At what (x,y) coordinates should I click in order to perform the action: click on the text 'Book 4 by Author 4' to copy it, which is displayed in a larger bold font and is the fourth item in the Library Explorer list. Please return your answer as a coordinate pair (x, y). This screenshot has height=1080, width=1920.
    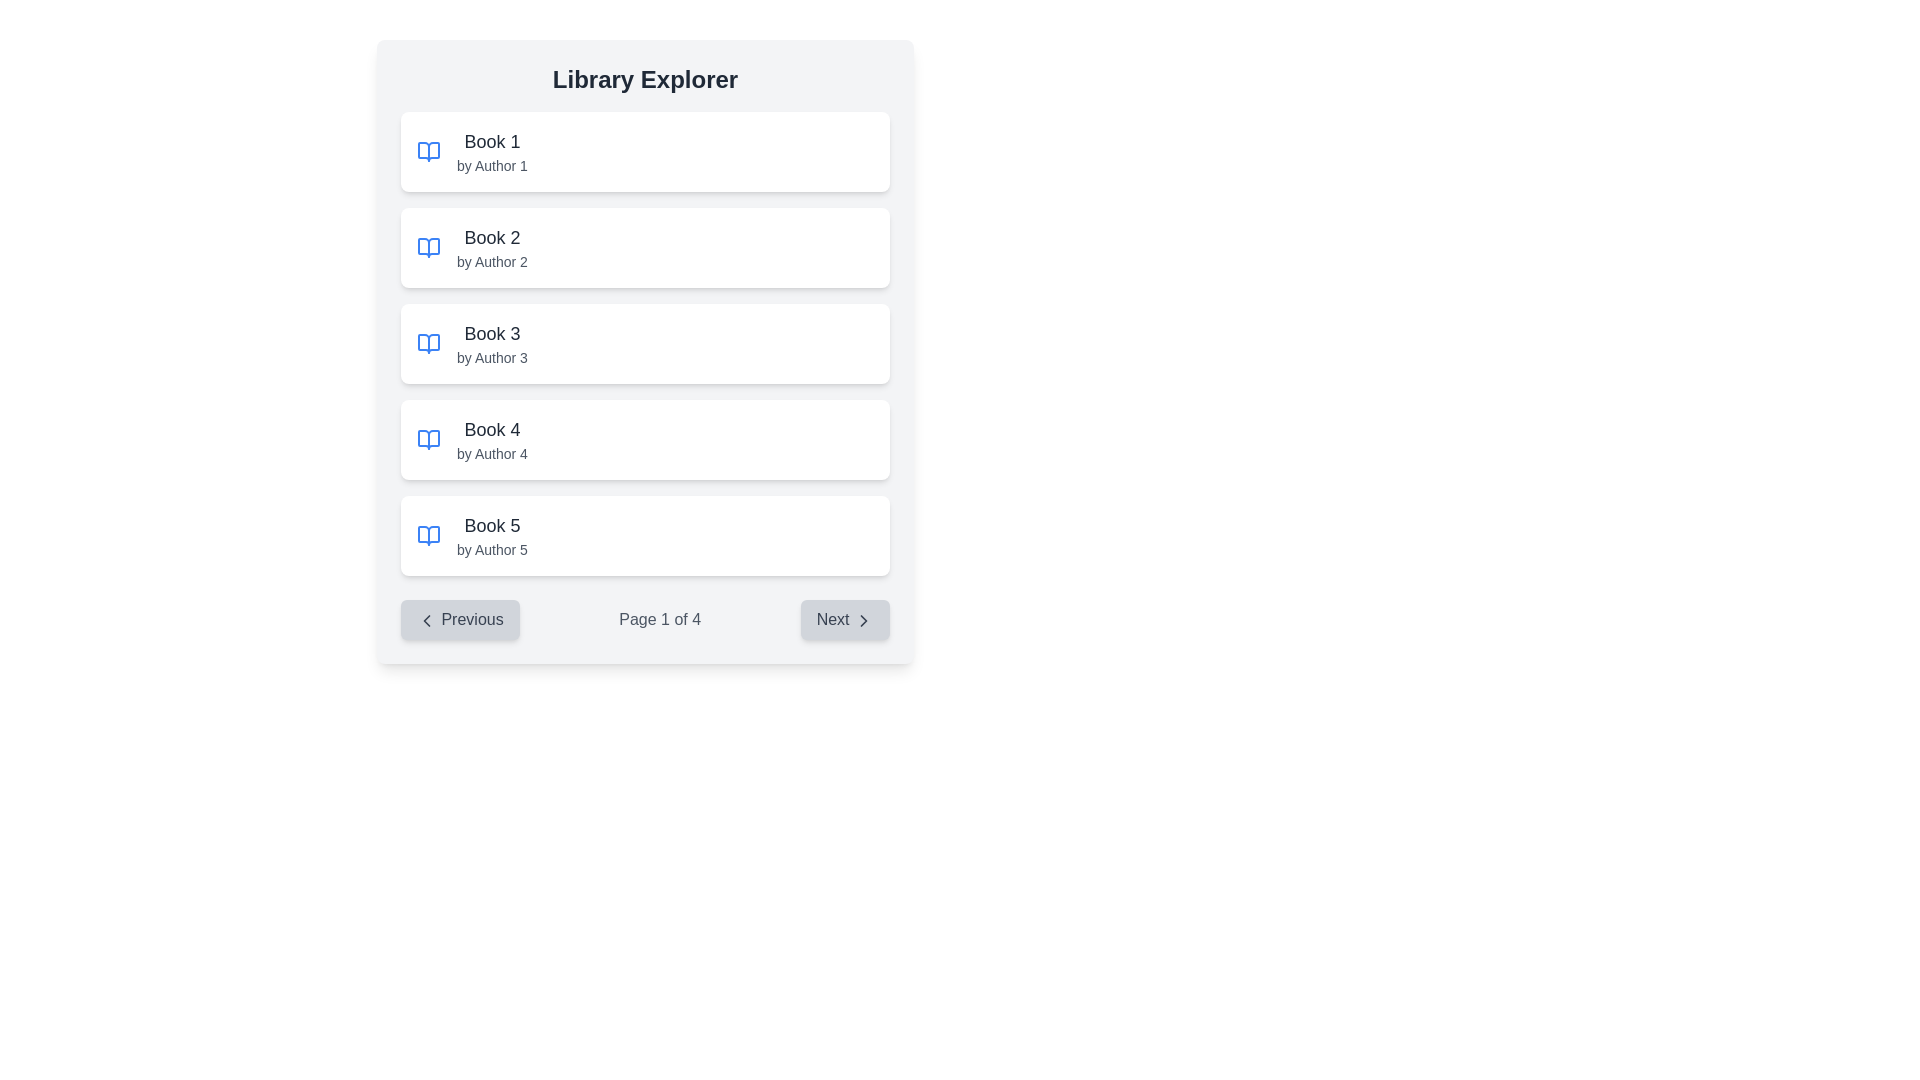
    Looking at the image, I should click on (492, 438).